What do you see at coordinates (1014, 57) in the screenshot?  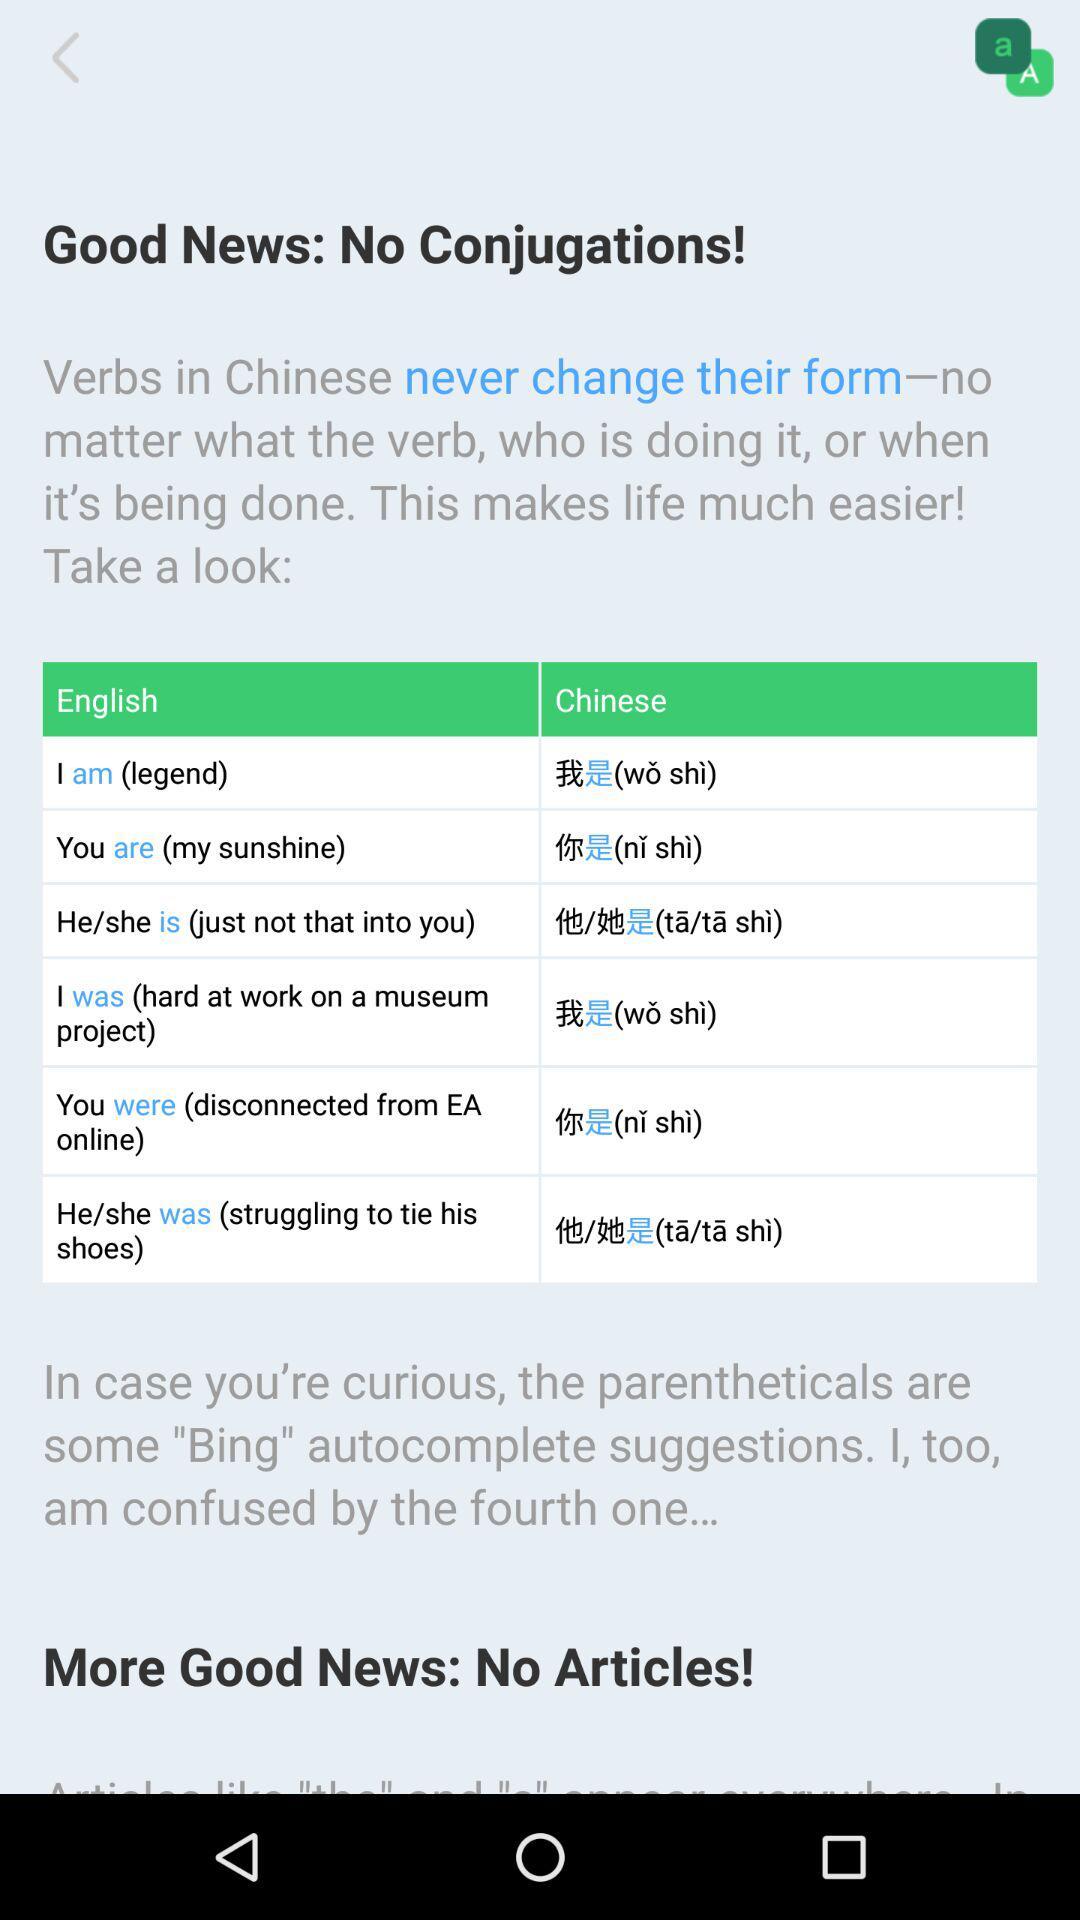 I see `item at the top right corner` at bounding box center [1014, 57].